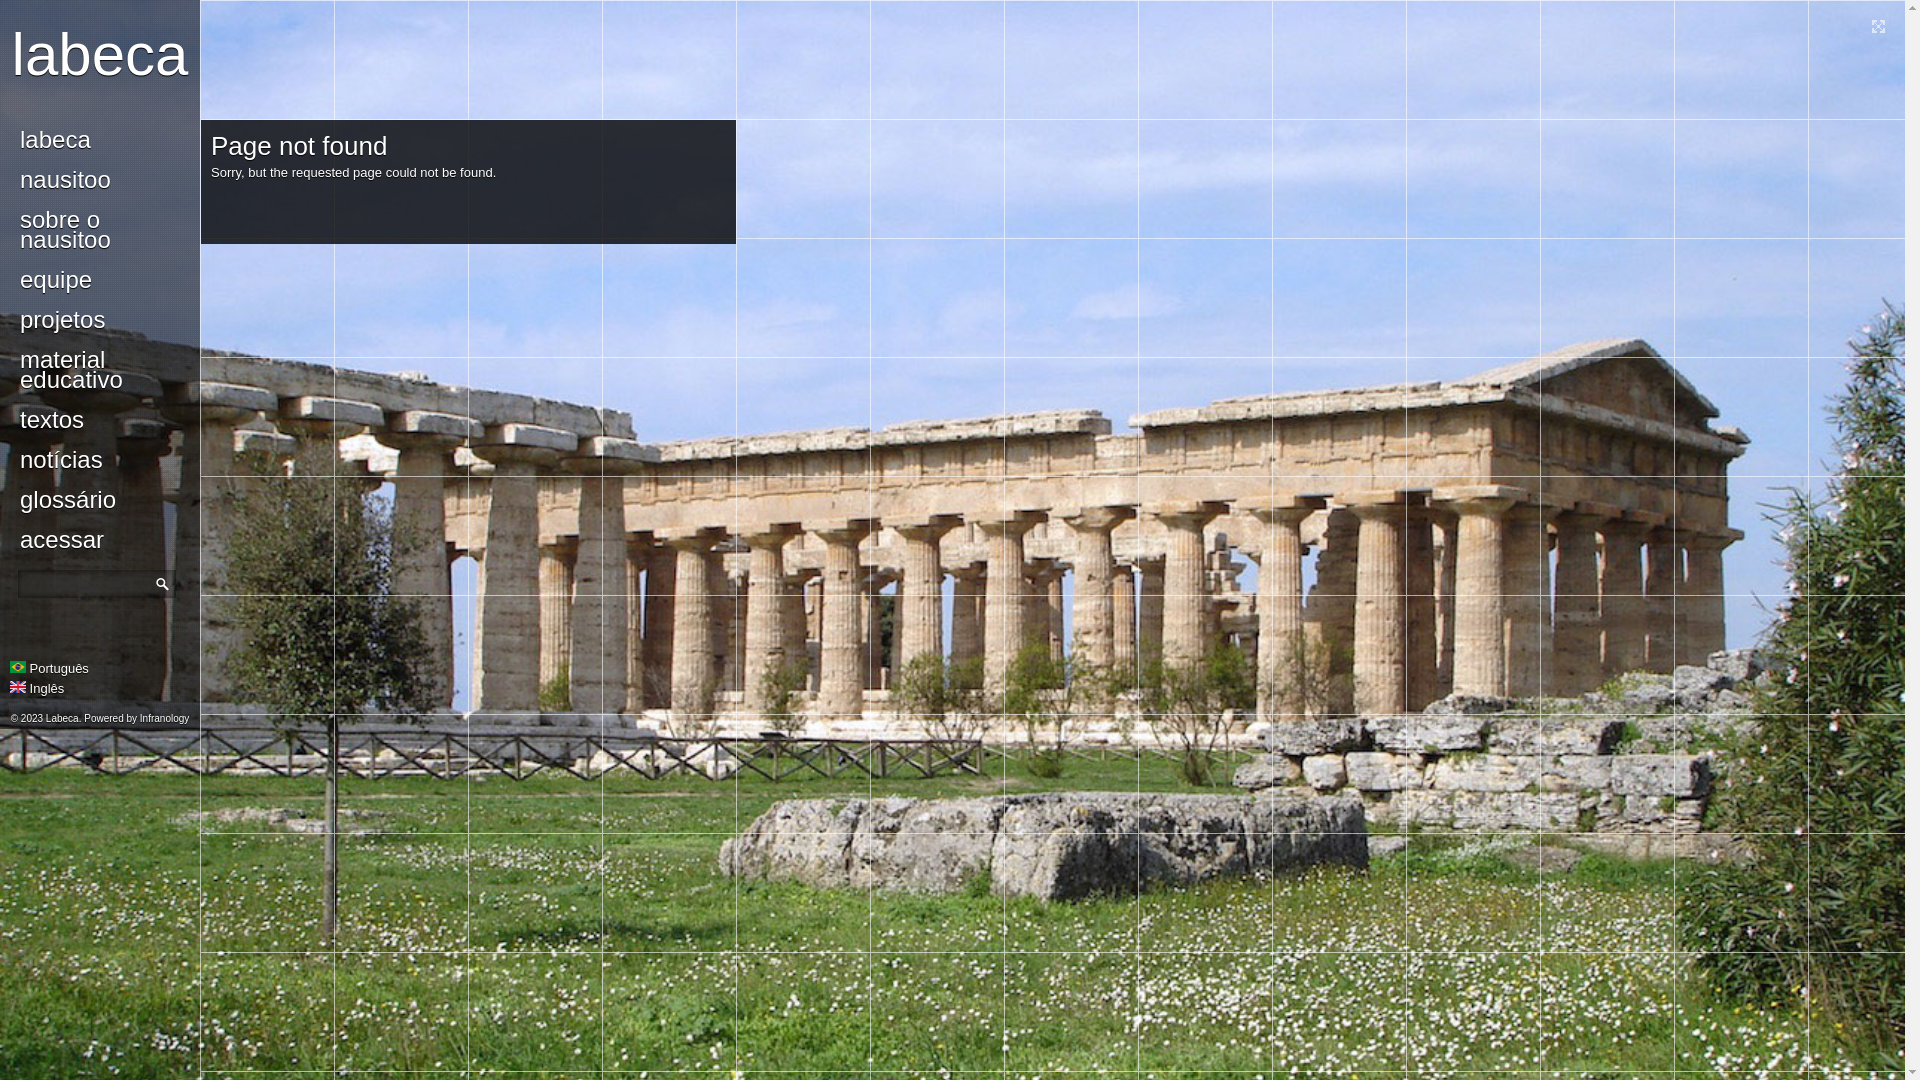 This screenshot has height=1080, width=1920. I want to click on 'labeca', so click(0, 138).